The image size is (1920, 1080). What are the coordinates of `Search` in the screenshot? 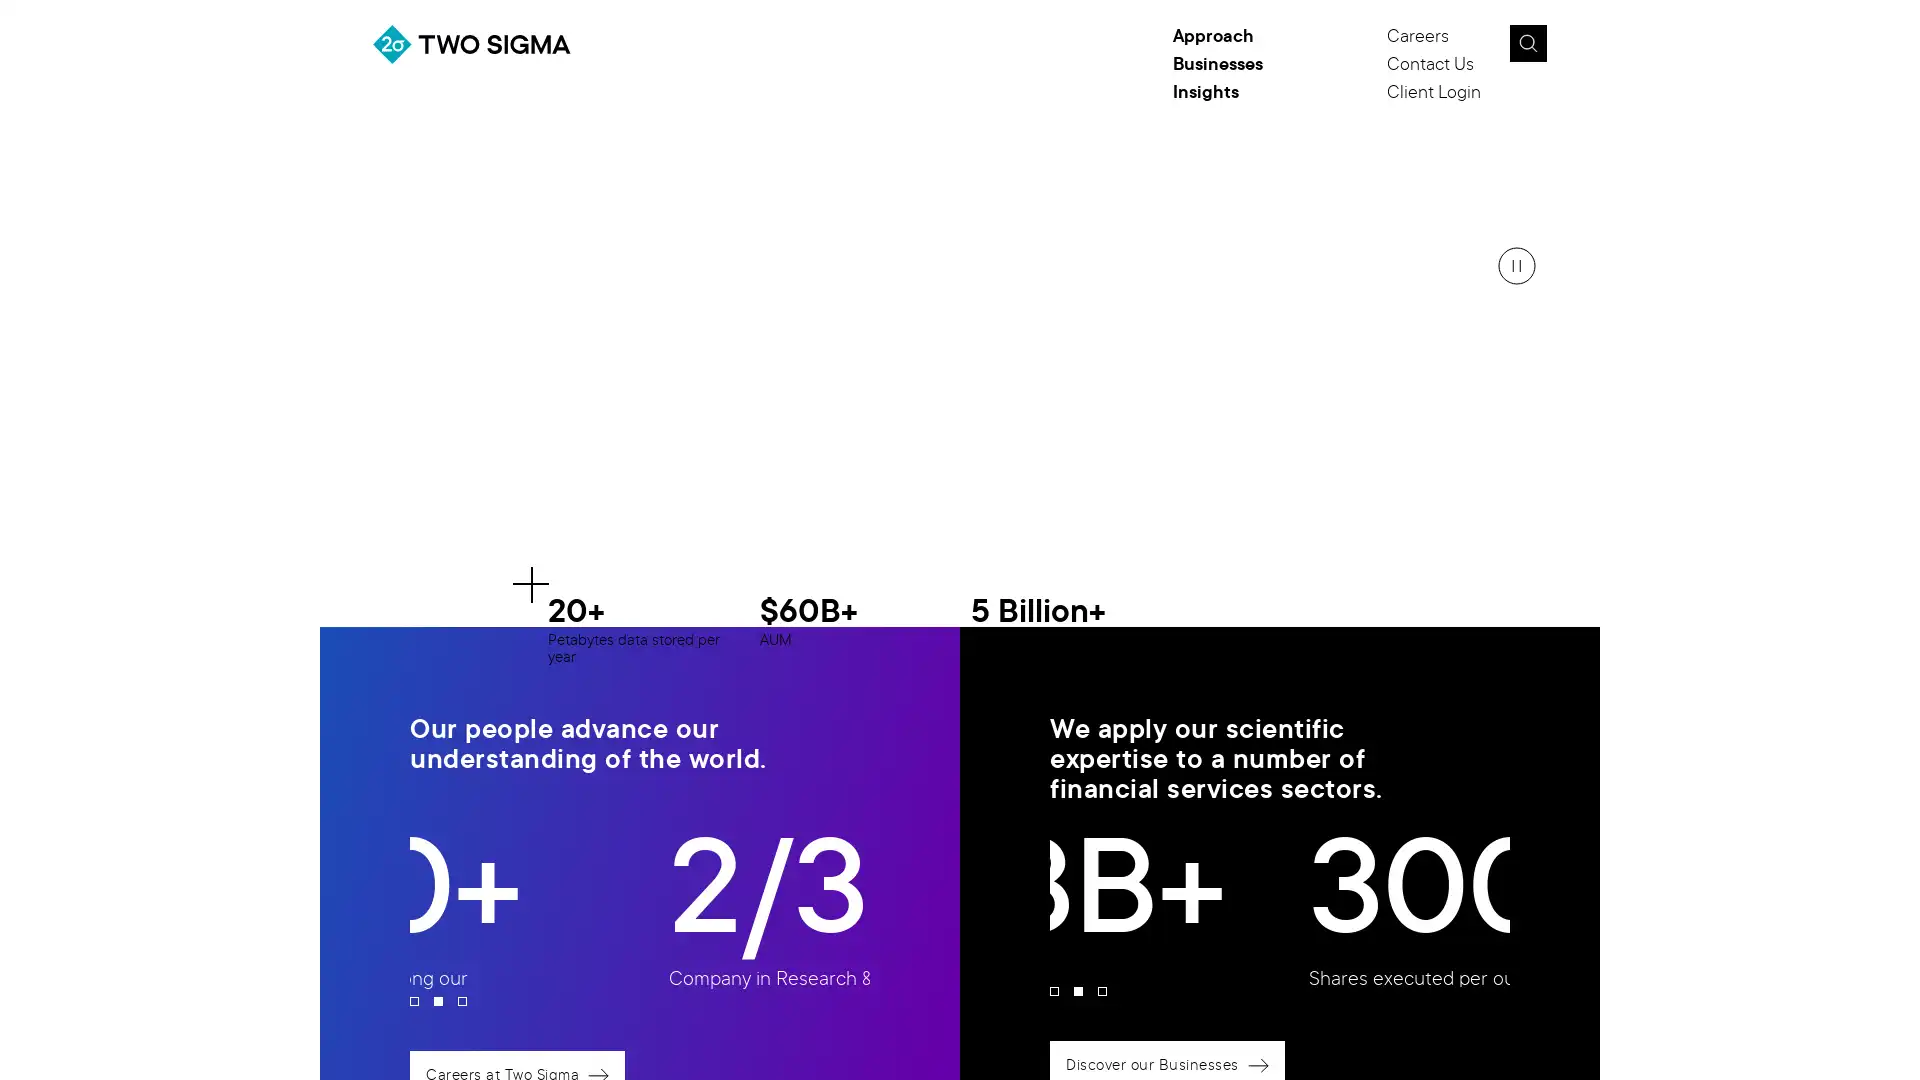 It's located at (1526, 43).